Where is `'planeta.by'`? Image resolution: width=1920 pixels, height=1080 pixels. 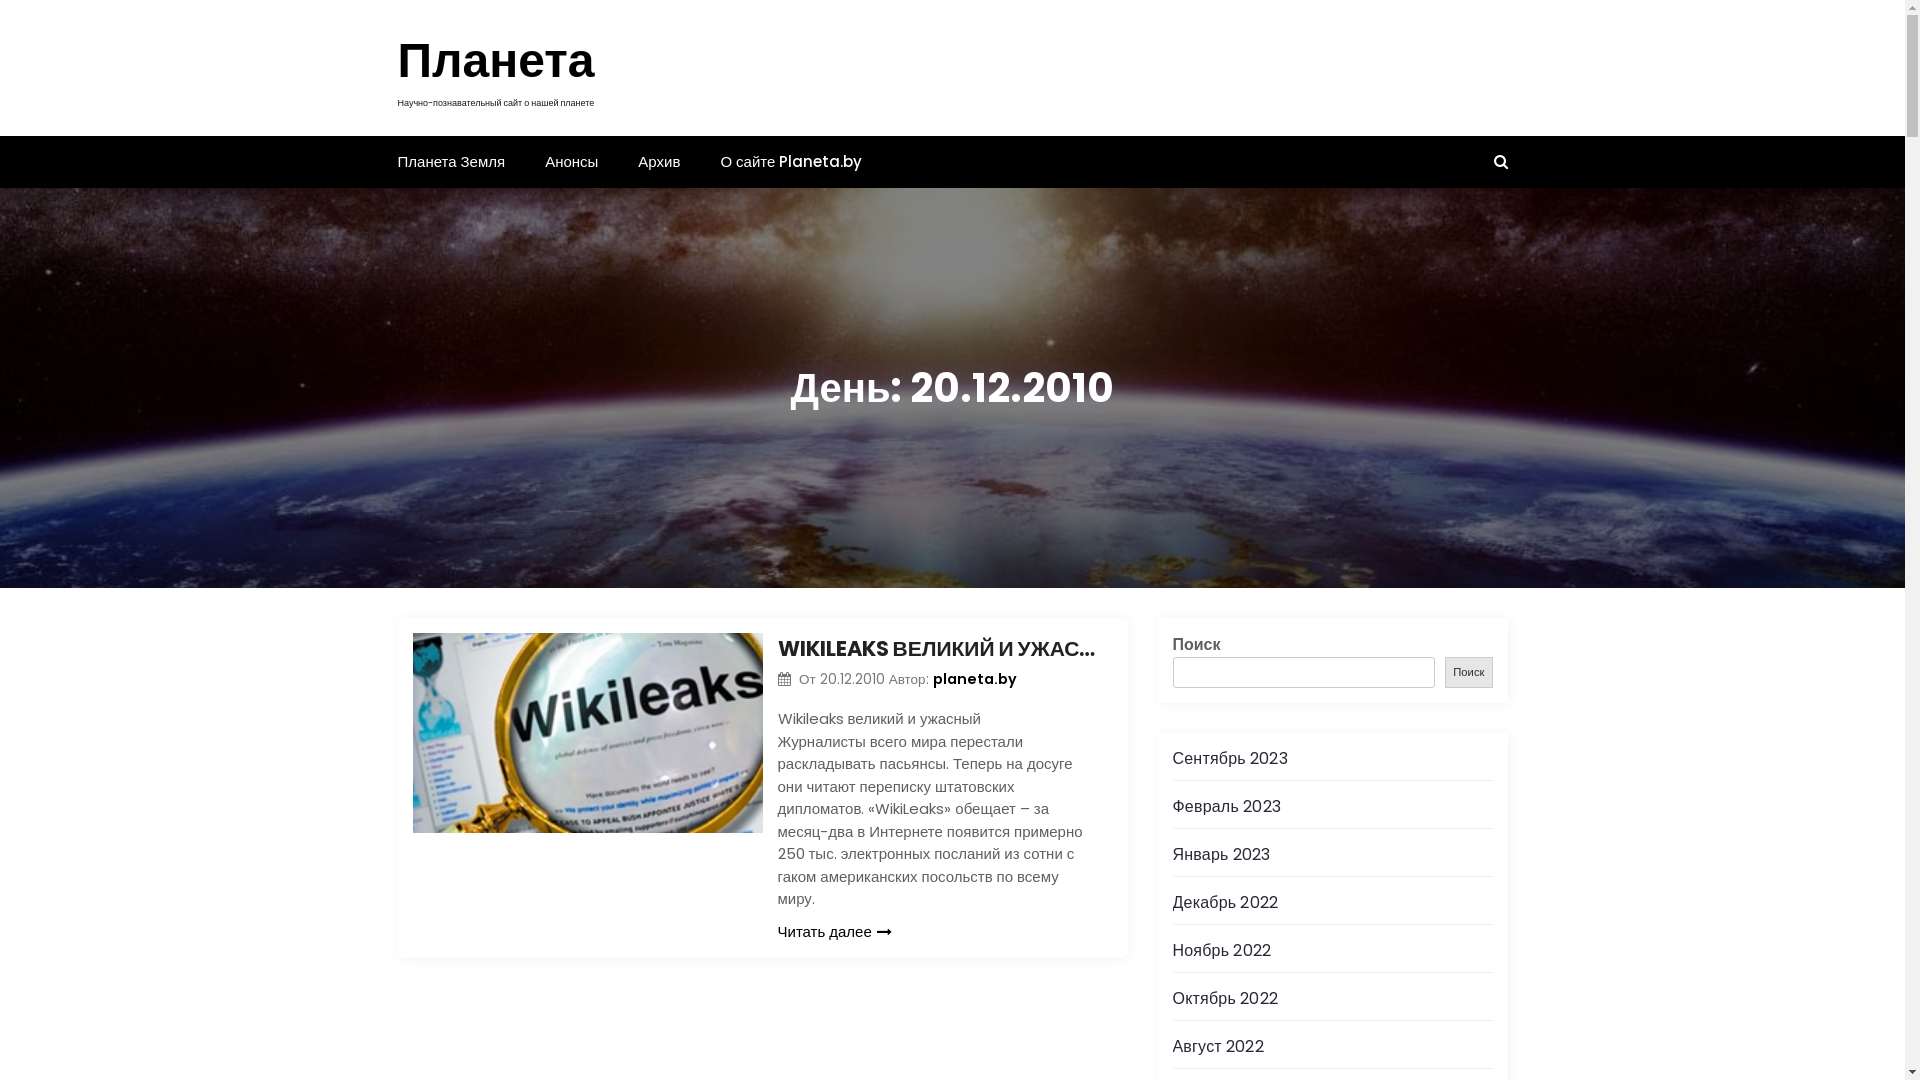 'planeta.by' is located at coordinates (974, 677).